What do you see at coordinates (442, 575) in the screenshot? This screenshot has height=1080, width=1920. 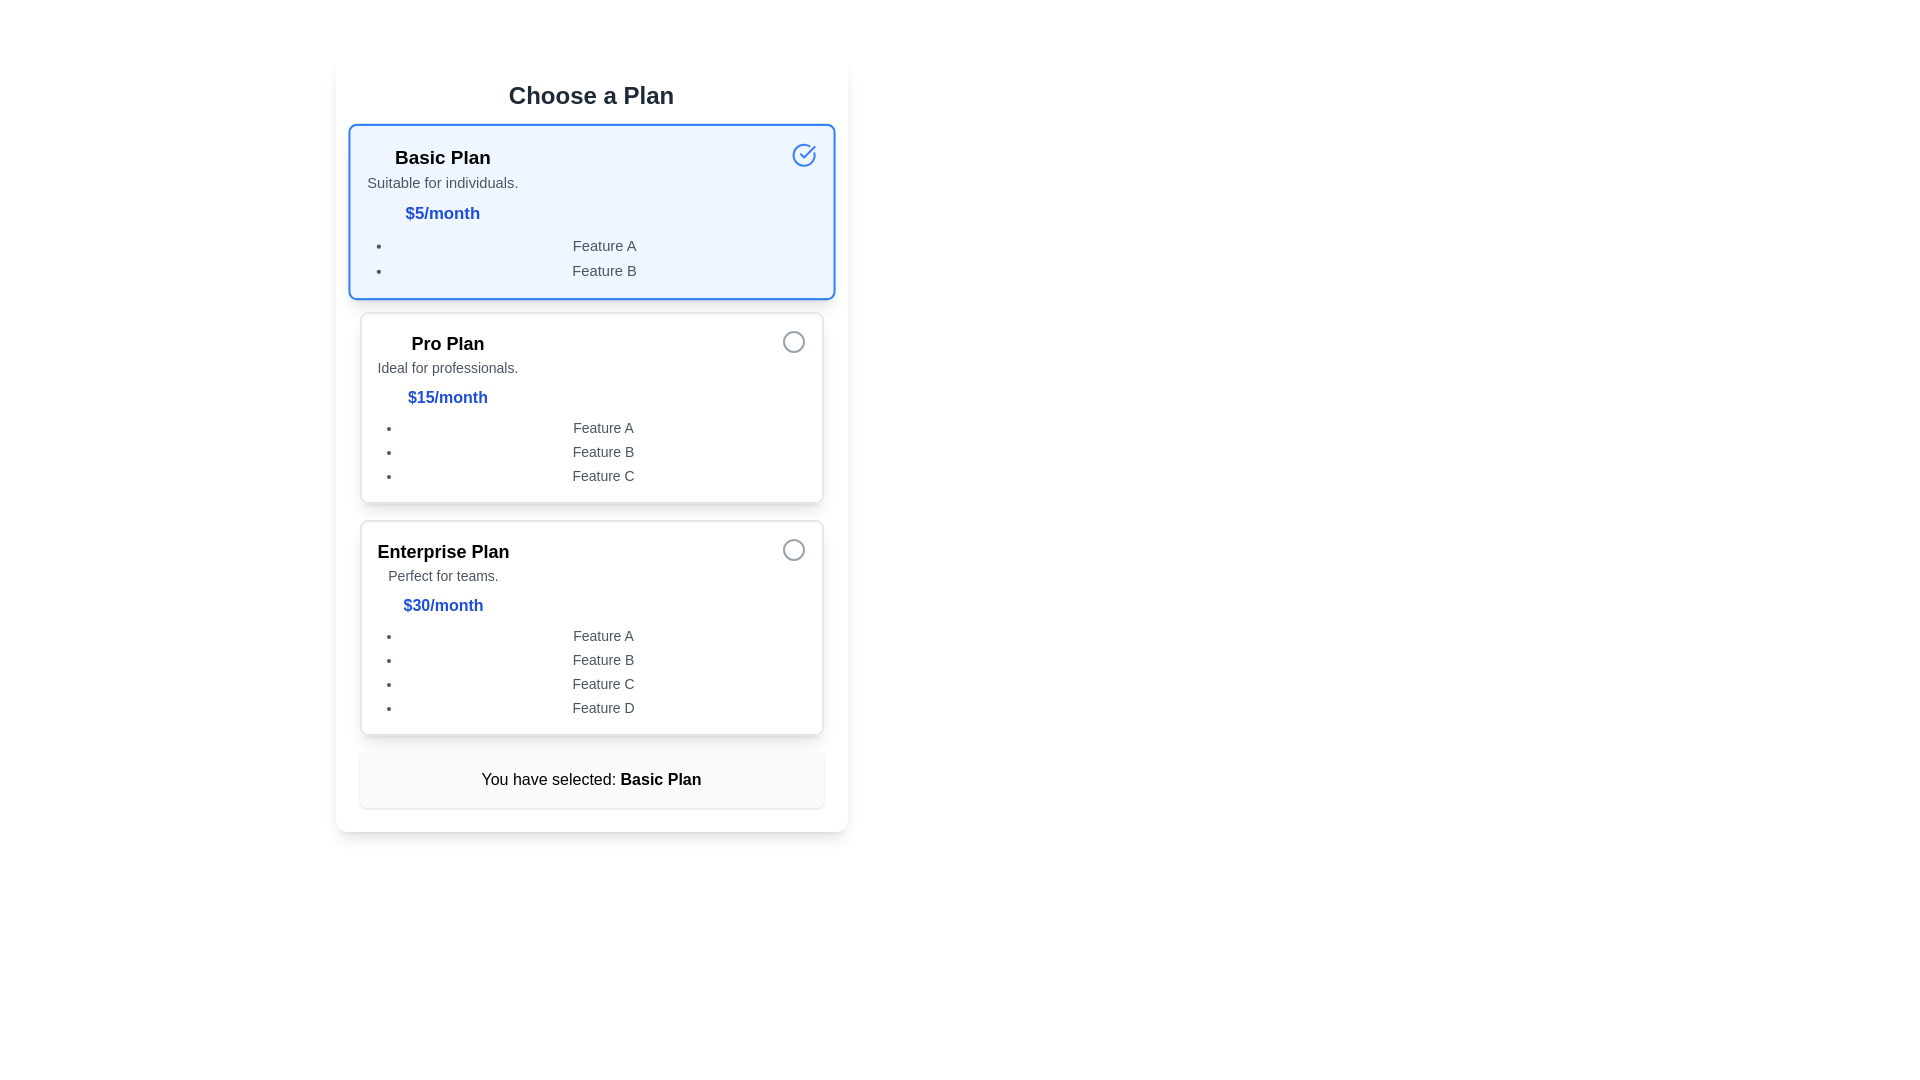 I see `text that provides a concise description of the 'Enterprise Plan', which is positioned below the title 'Enterprise Plan' and above the price text ('$30/month') within the 'Enterprise Plan' card` at bounding box center [442, 575].